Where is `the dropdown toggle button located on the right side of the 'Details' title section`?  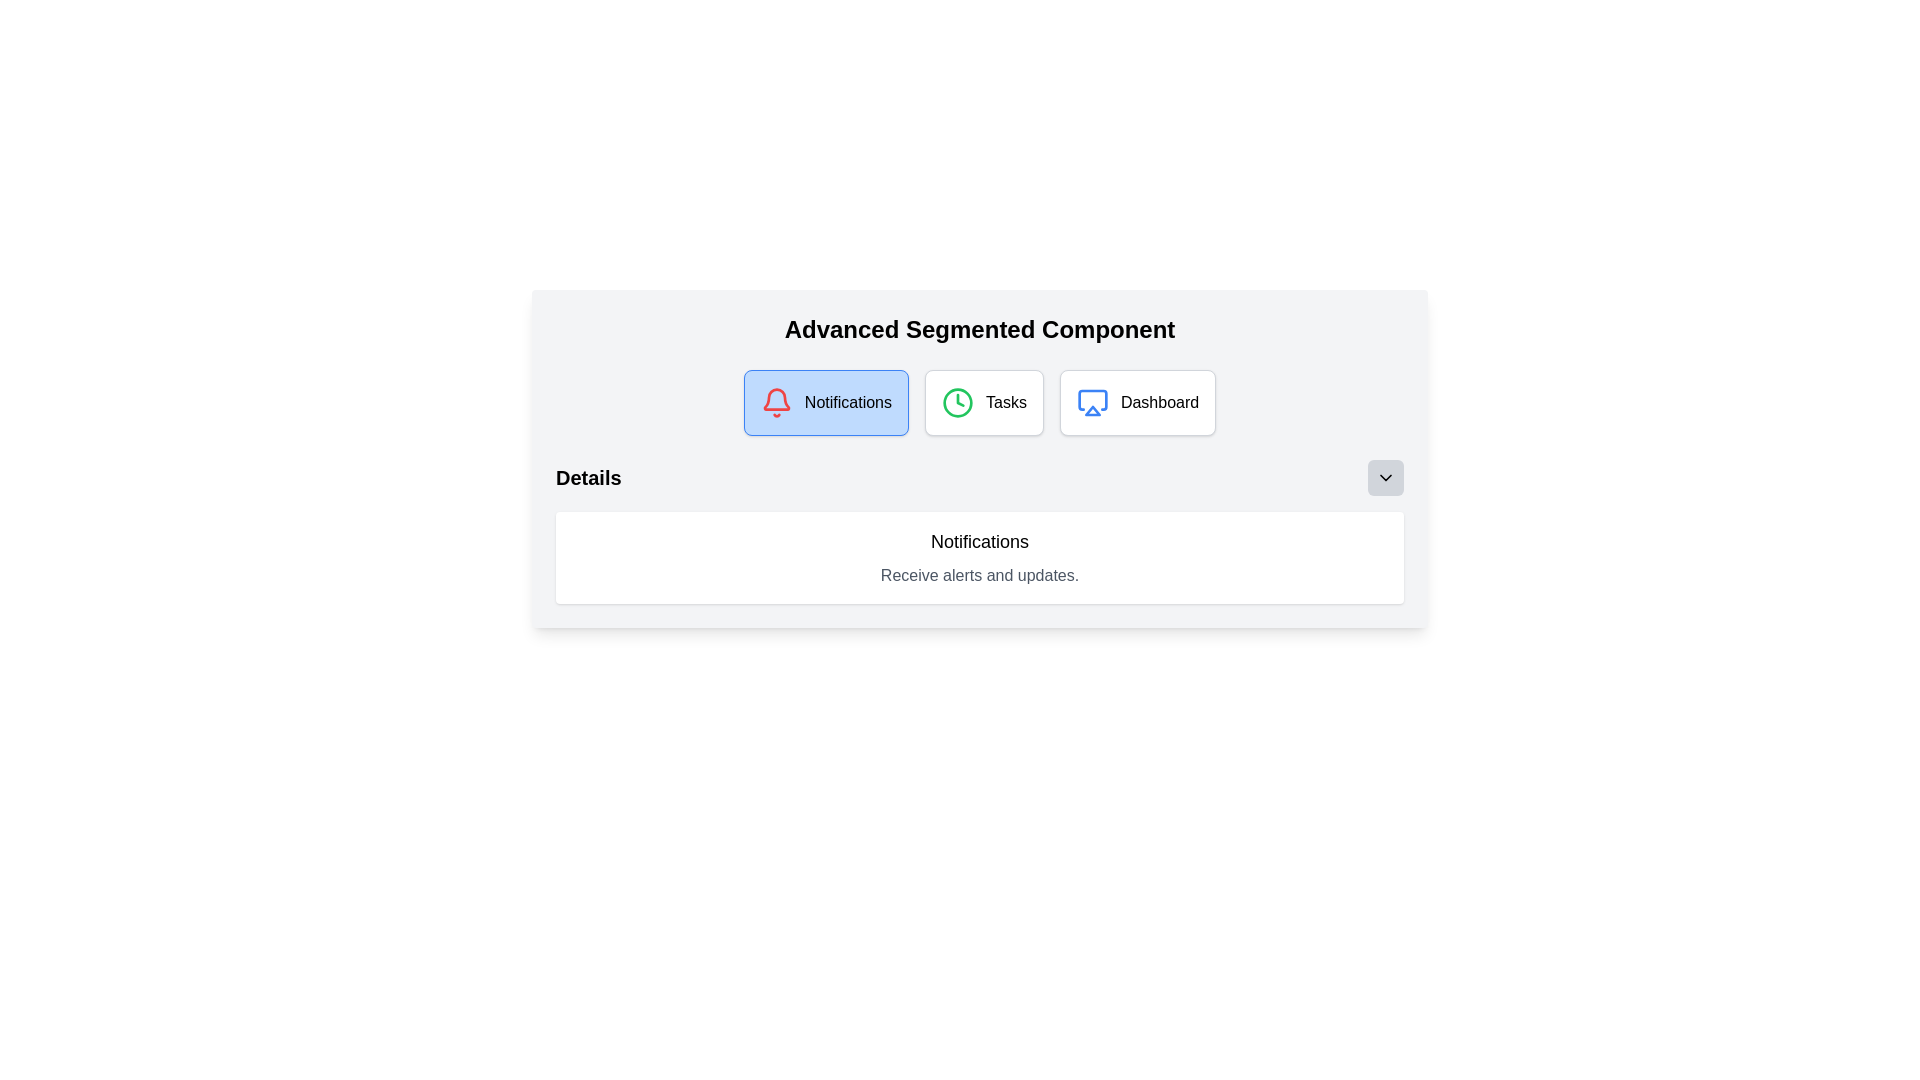 the dropdown toggle button located on the right side of the 'Details' title section is located at coordinates (1385, 478).